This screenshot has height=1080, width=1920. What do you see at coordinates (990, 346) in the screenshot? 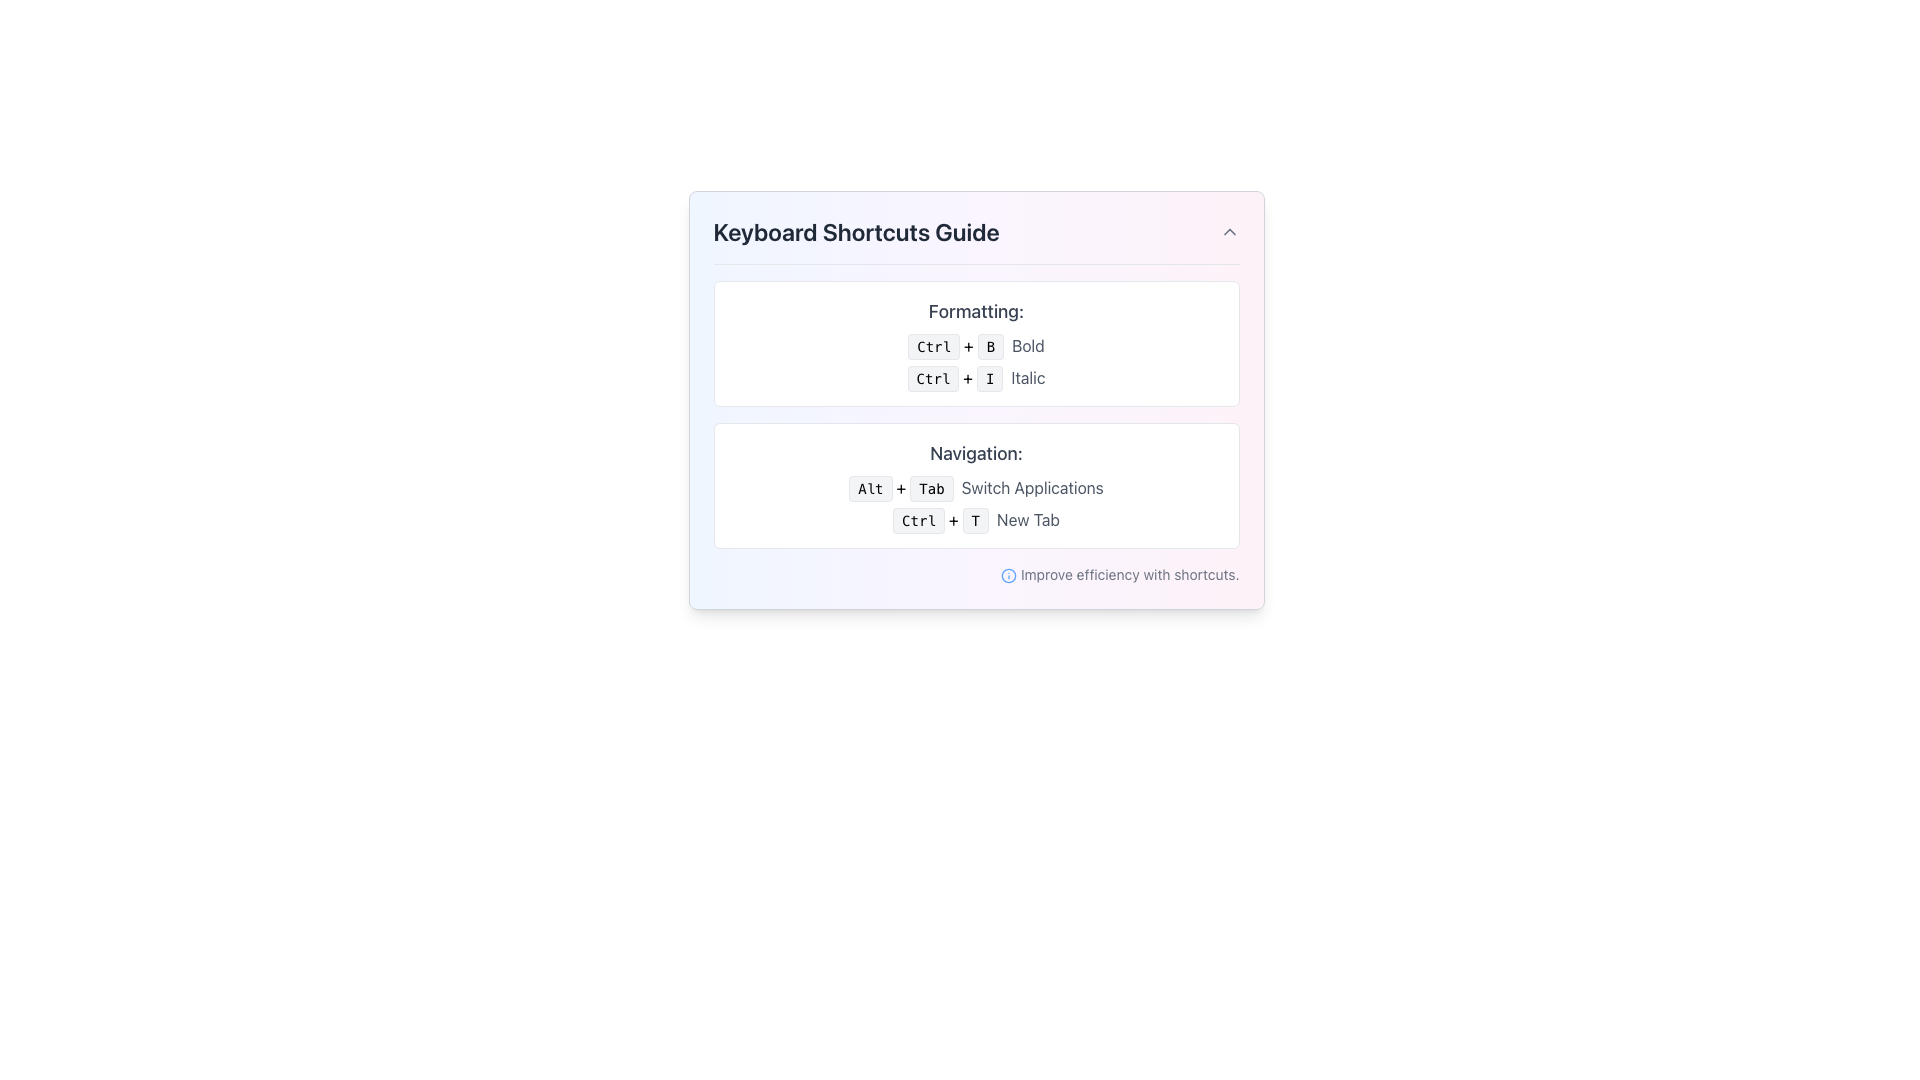
I see `the button-like representation of the 'B' key, which applies bold formatting when combined with the 'Ctrl' key` at bounding box center [990, 346].